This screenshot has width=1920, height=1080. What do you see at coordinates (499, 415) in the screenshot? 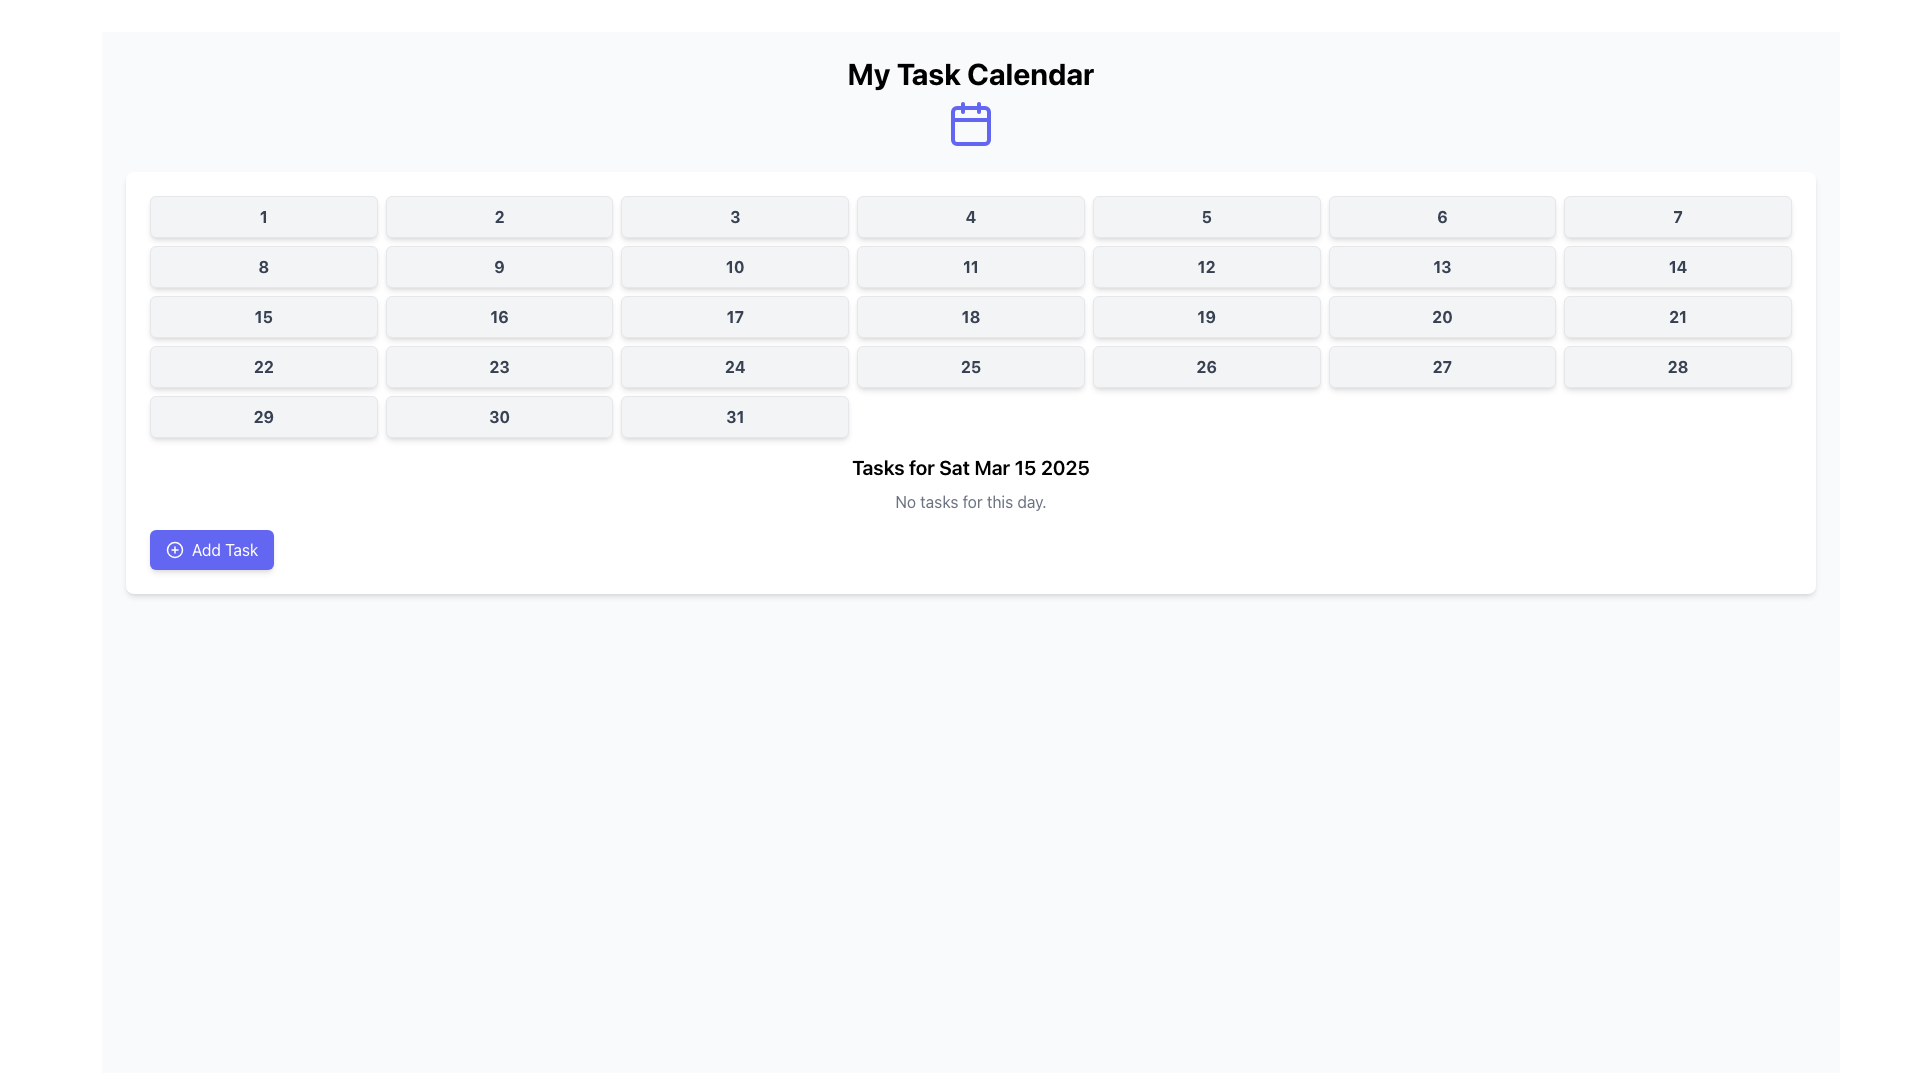
I see `the rectangular button labeled '30' with a light gray background and rounded corners` at bounding box center [499, 415].